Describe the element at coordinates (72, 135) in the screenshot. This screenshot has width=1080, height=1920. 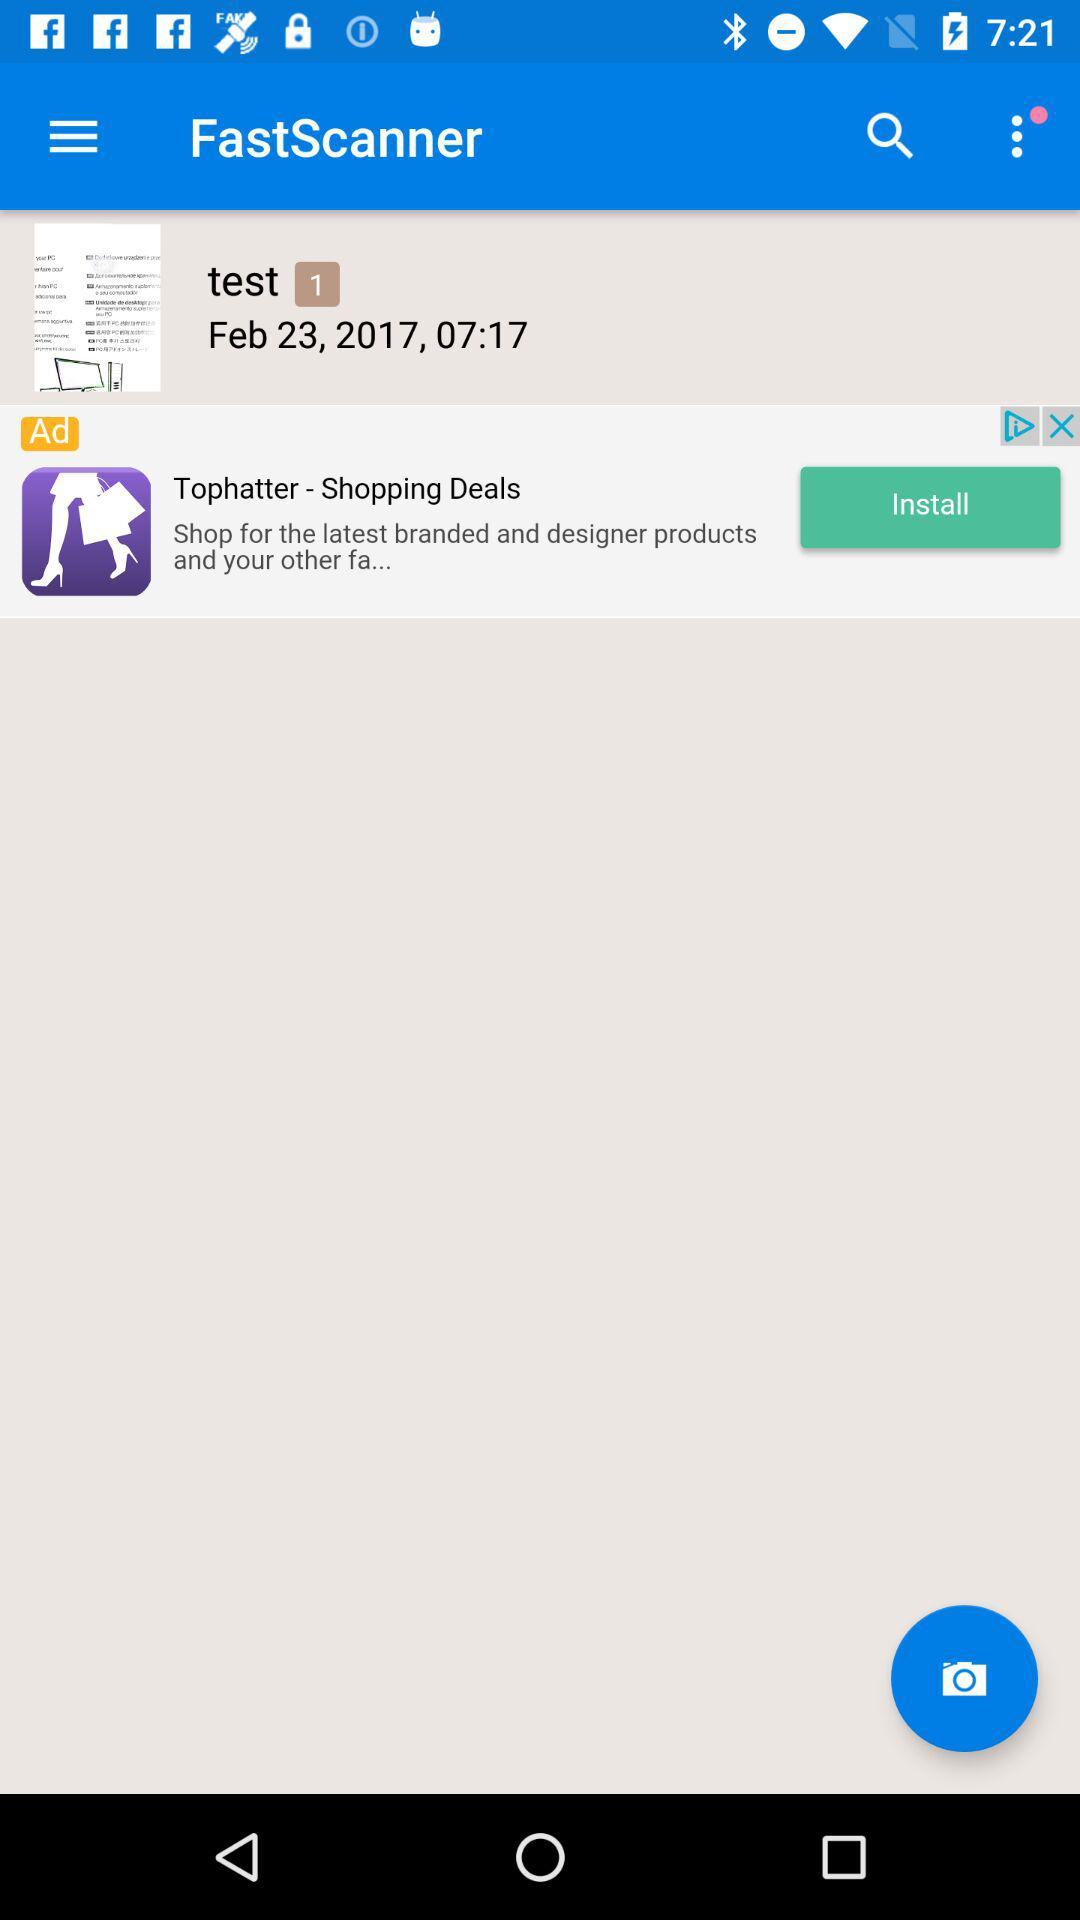
I see `menu button` at that location.